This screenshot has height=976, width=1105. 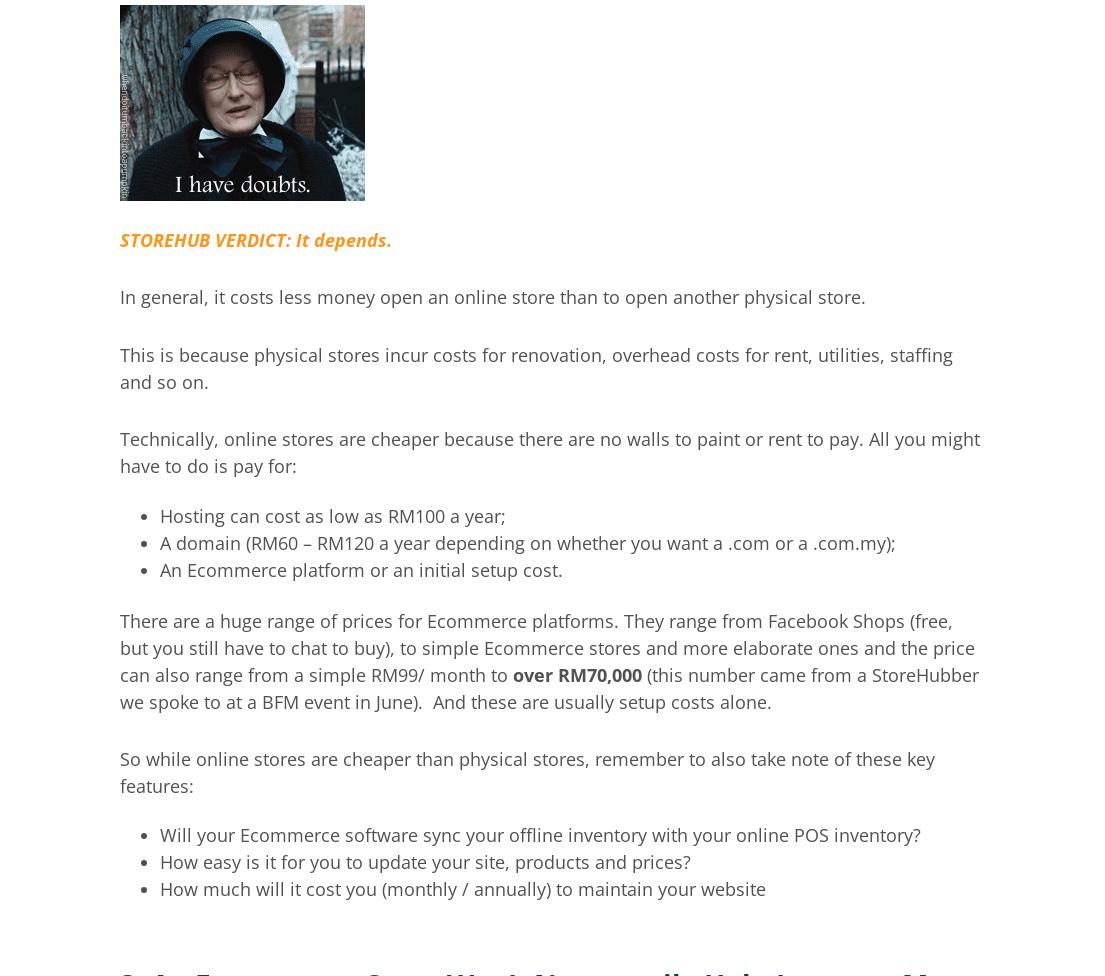 I want to click on 'Hosting can cost as low as RM100 a year;', so click(x=333, y=515).